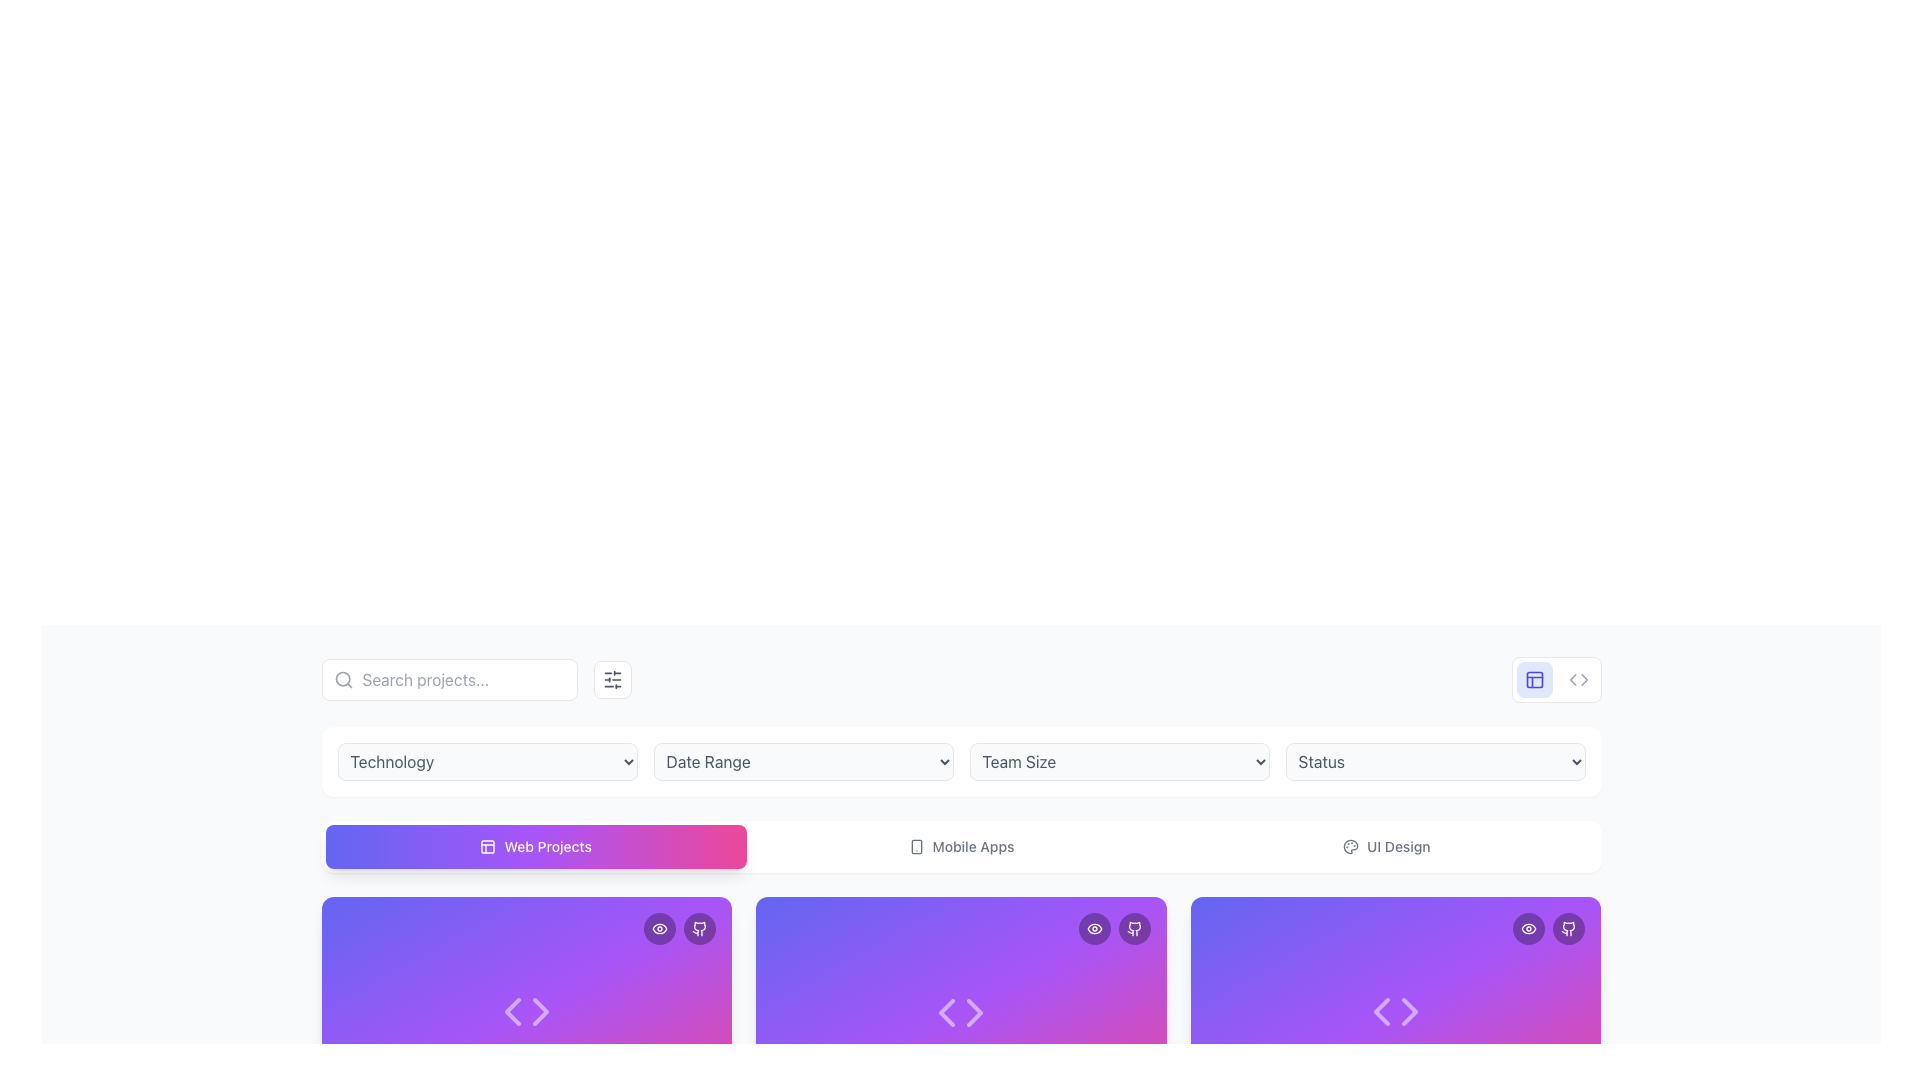  What do you see at coordinates (1093, 929) in the screenshot?
I see `the eye-shaped icon (view/preview) located at the top-right corner of the card interface to possibly reveal additional information` at bounding box center [1093, 929].